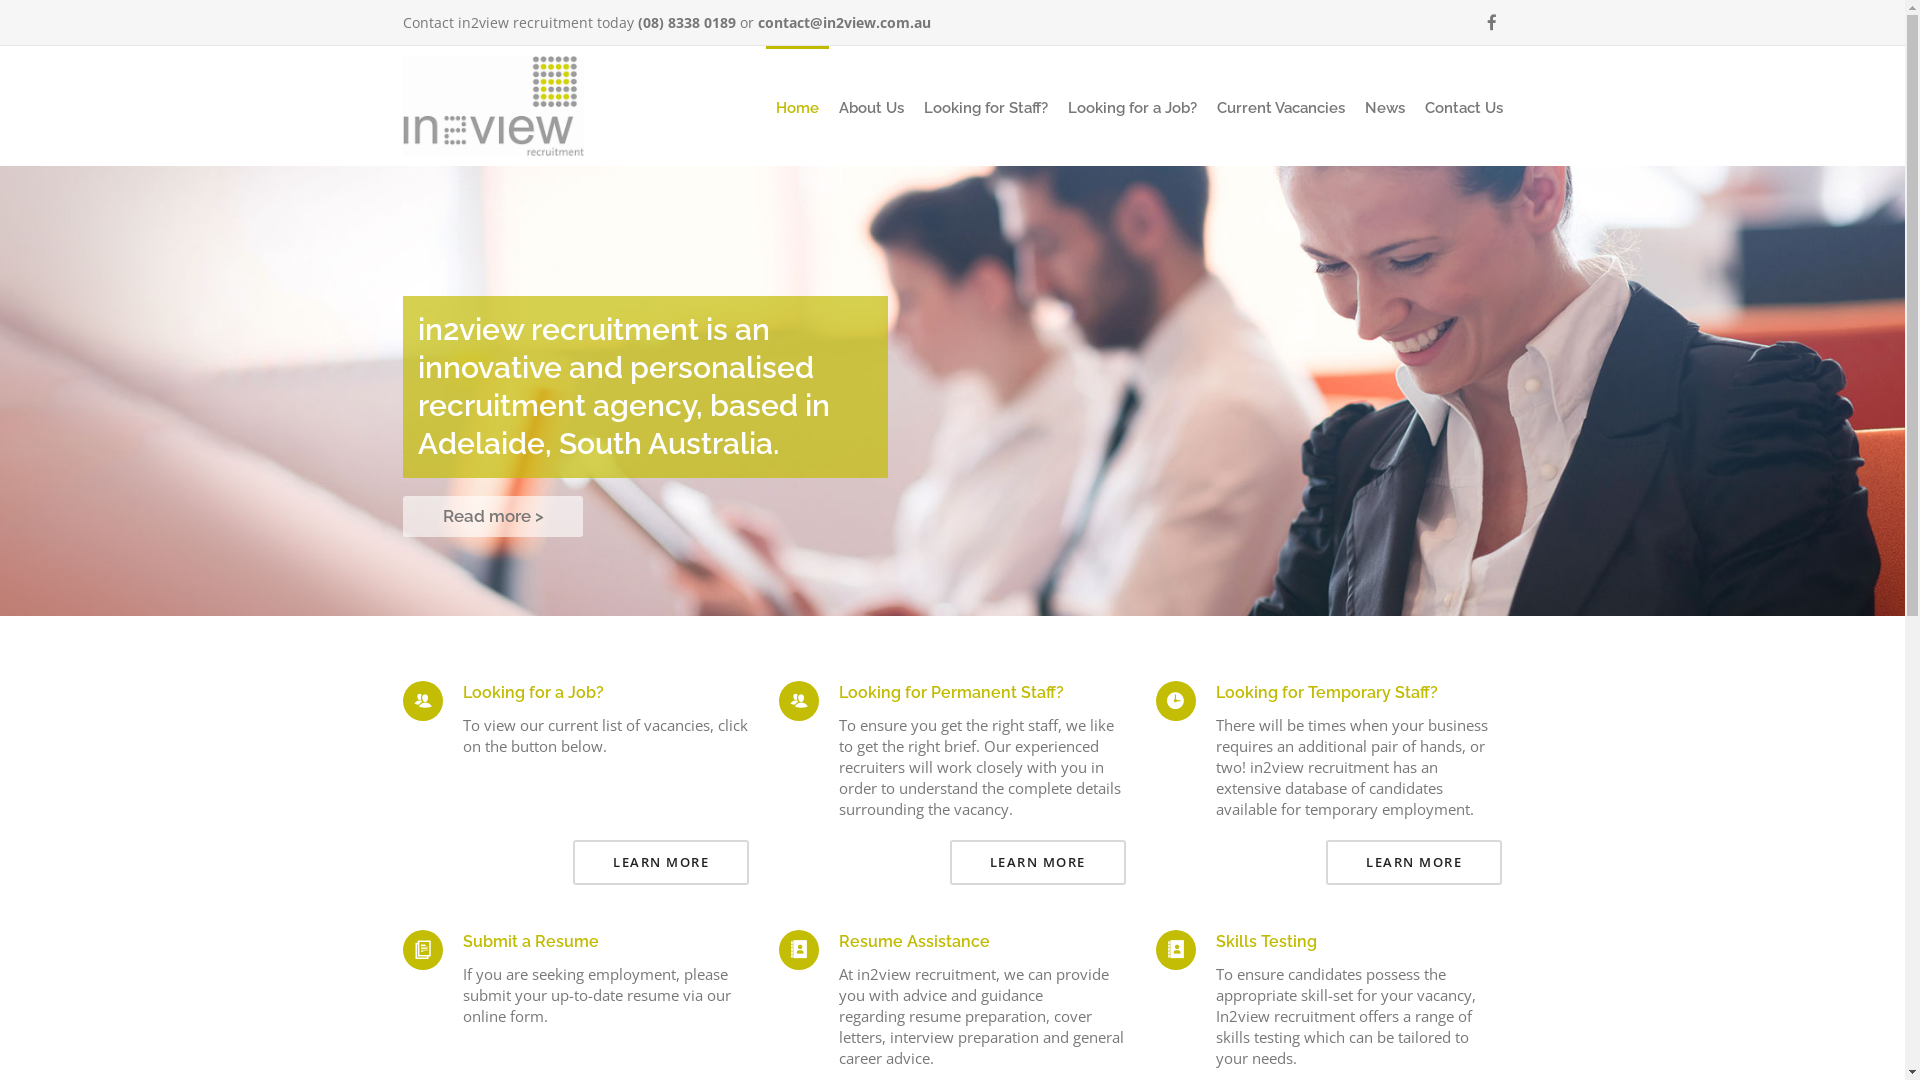 The width and height of the screenshot is (1920, 1080). What do you see at coordinates (985, 108) in the screenshot?
I see `'Looking for Staff?'` at bounding box center [985, 108].